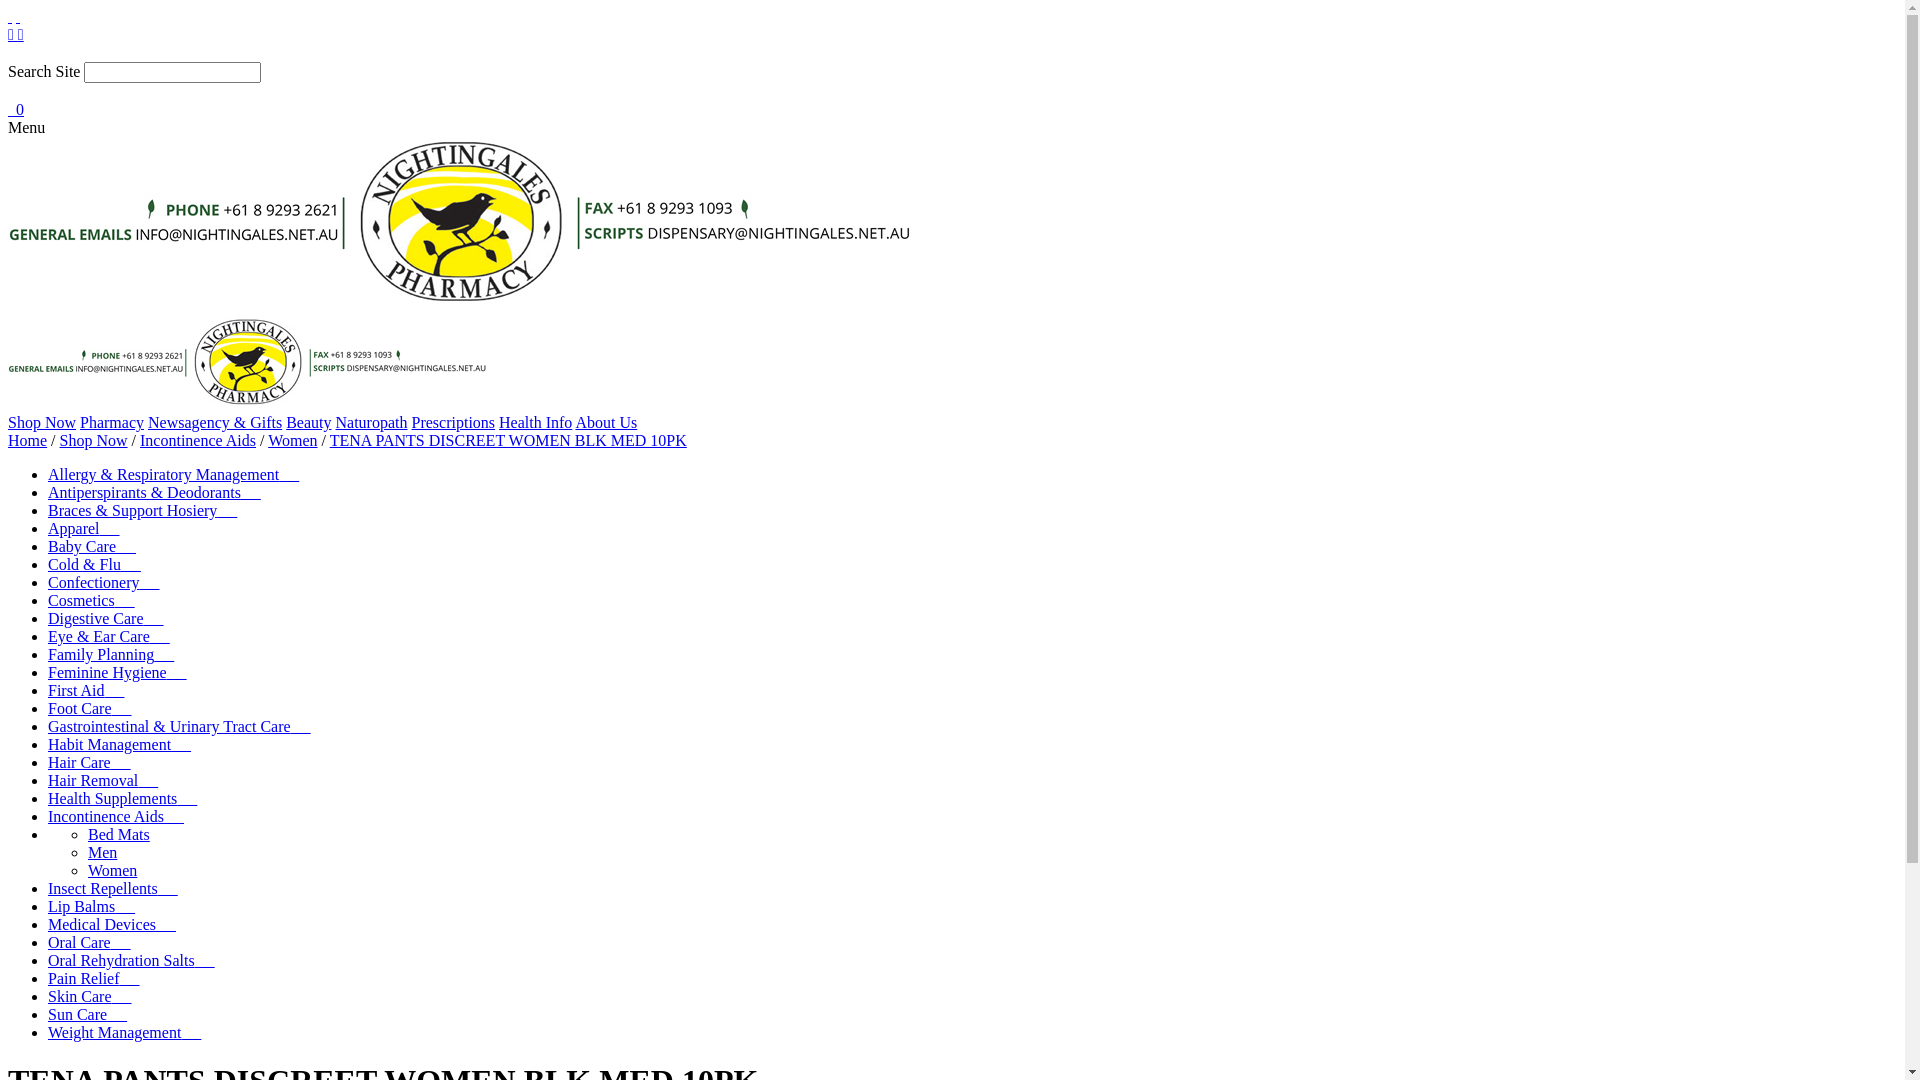  What do you see at coordinates (48, 977) in the screenshot?
I see `'Pain Relief     '` at bounding box center [48, 977].